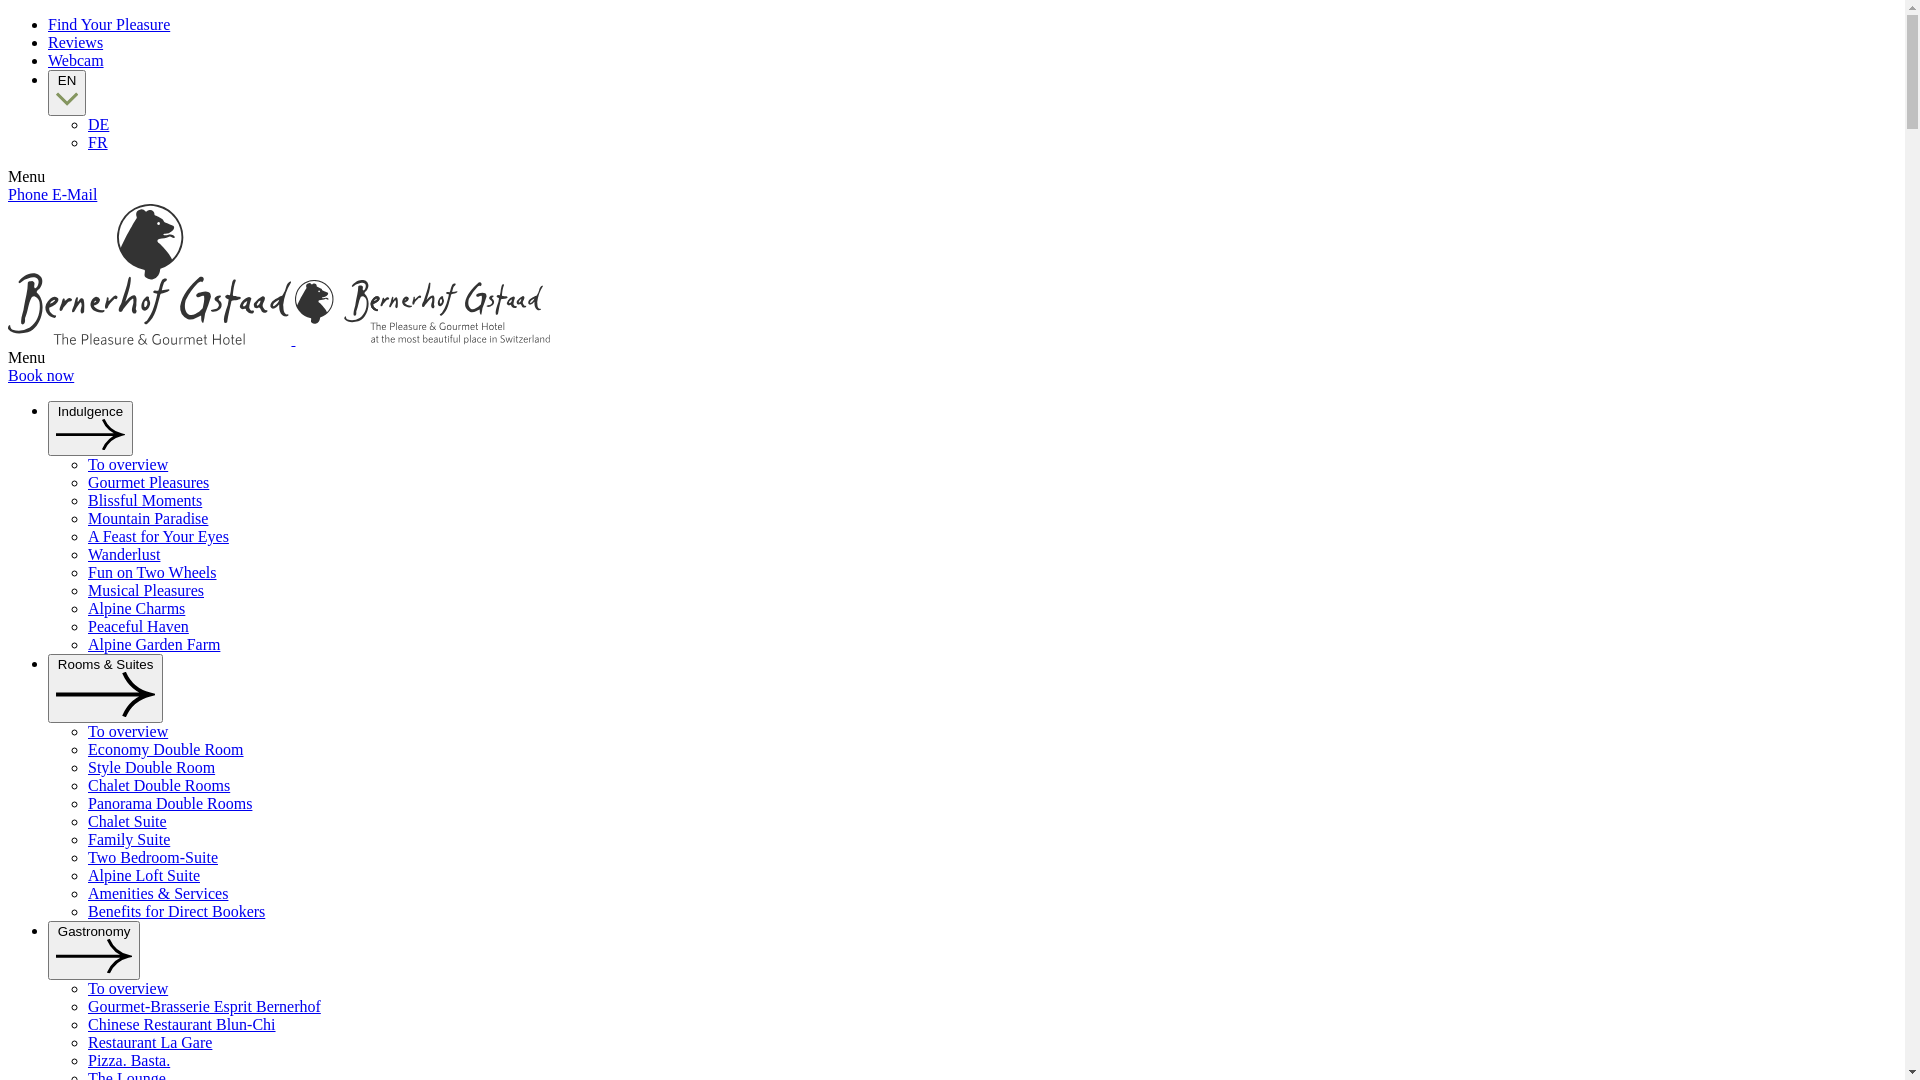 The width and height of the screenshot is (1920, 1080). Describe the element at coordinates (169, 802) in the screenshot. I see `'Panorama Double Rooms'` at that location.